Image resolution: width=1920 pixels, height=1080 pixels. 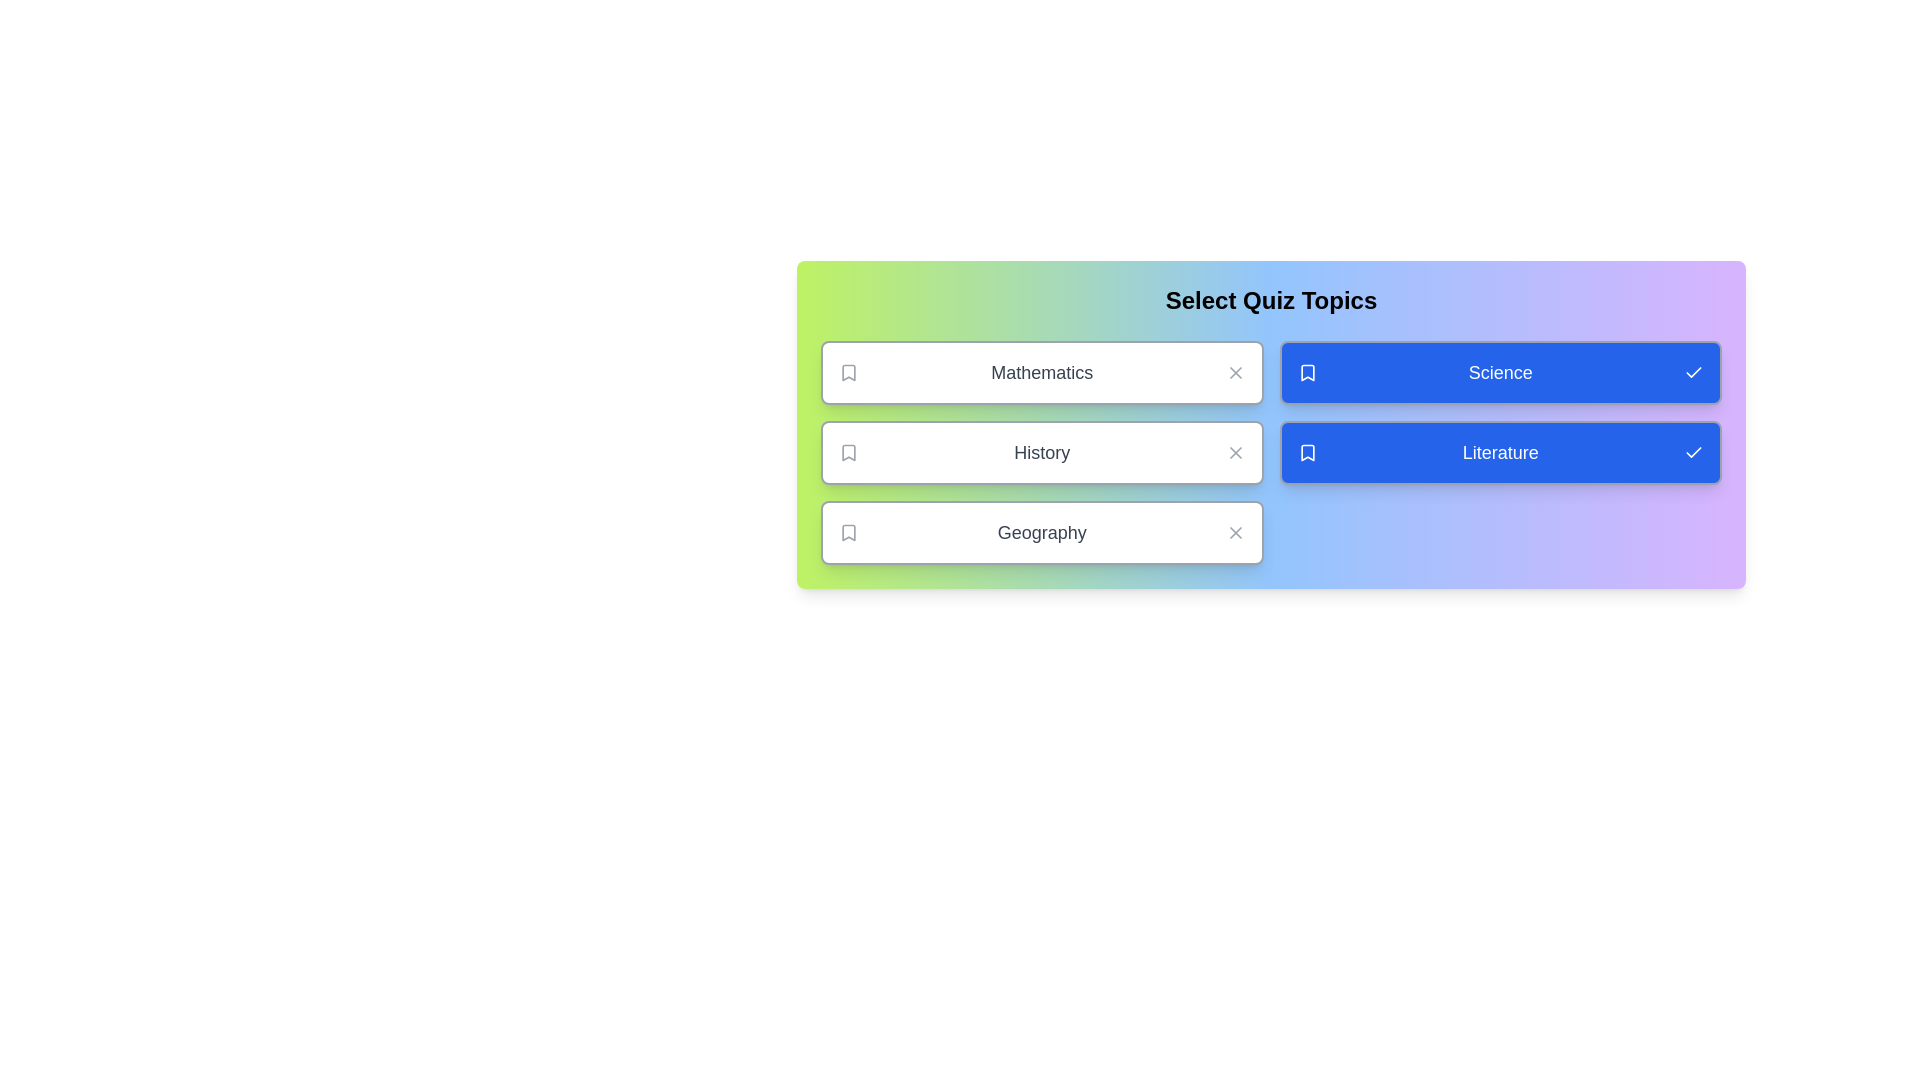 I want to click on the topic Mathematics by clicking on its card, so click(x=1041, y=373).